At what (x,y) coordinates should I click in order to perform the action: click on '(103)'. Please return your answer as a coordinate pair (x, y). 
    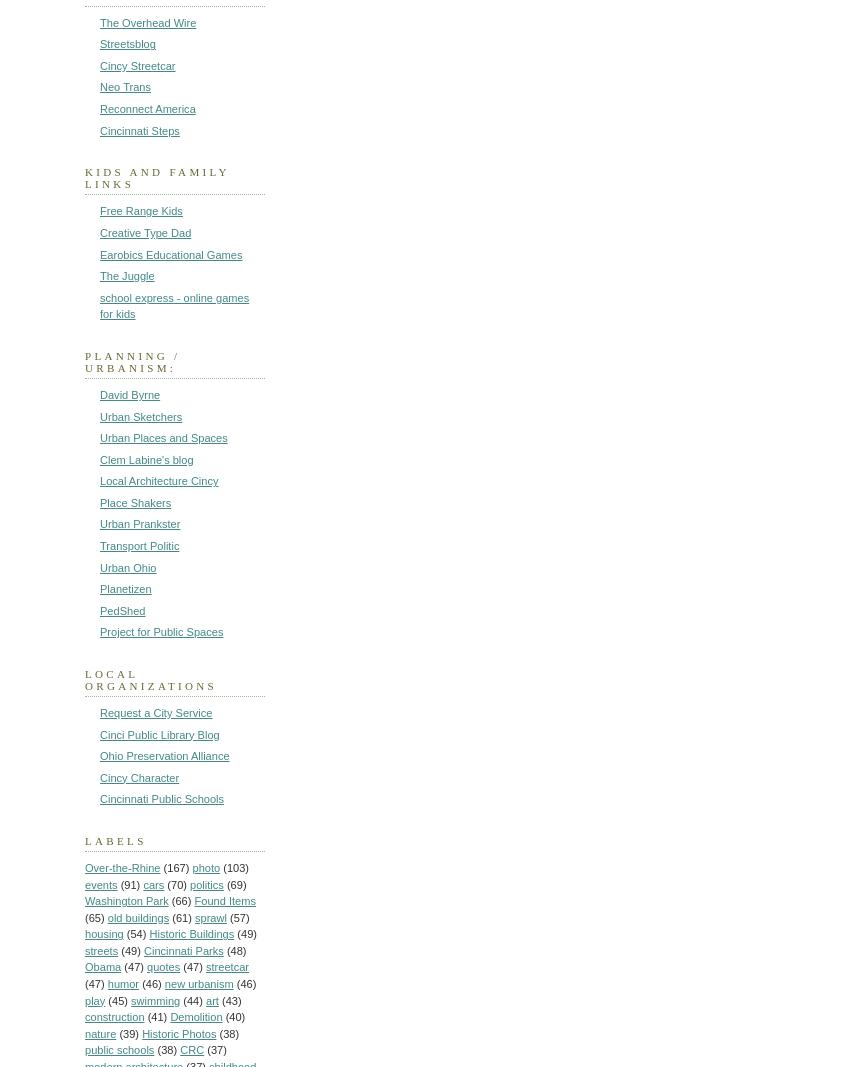
    Looking at the image, I should click on (223, 867).